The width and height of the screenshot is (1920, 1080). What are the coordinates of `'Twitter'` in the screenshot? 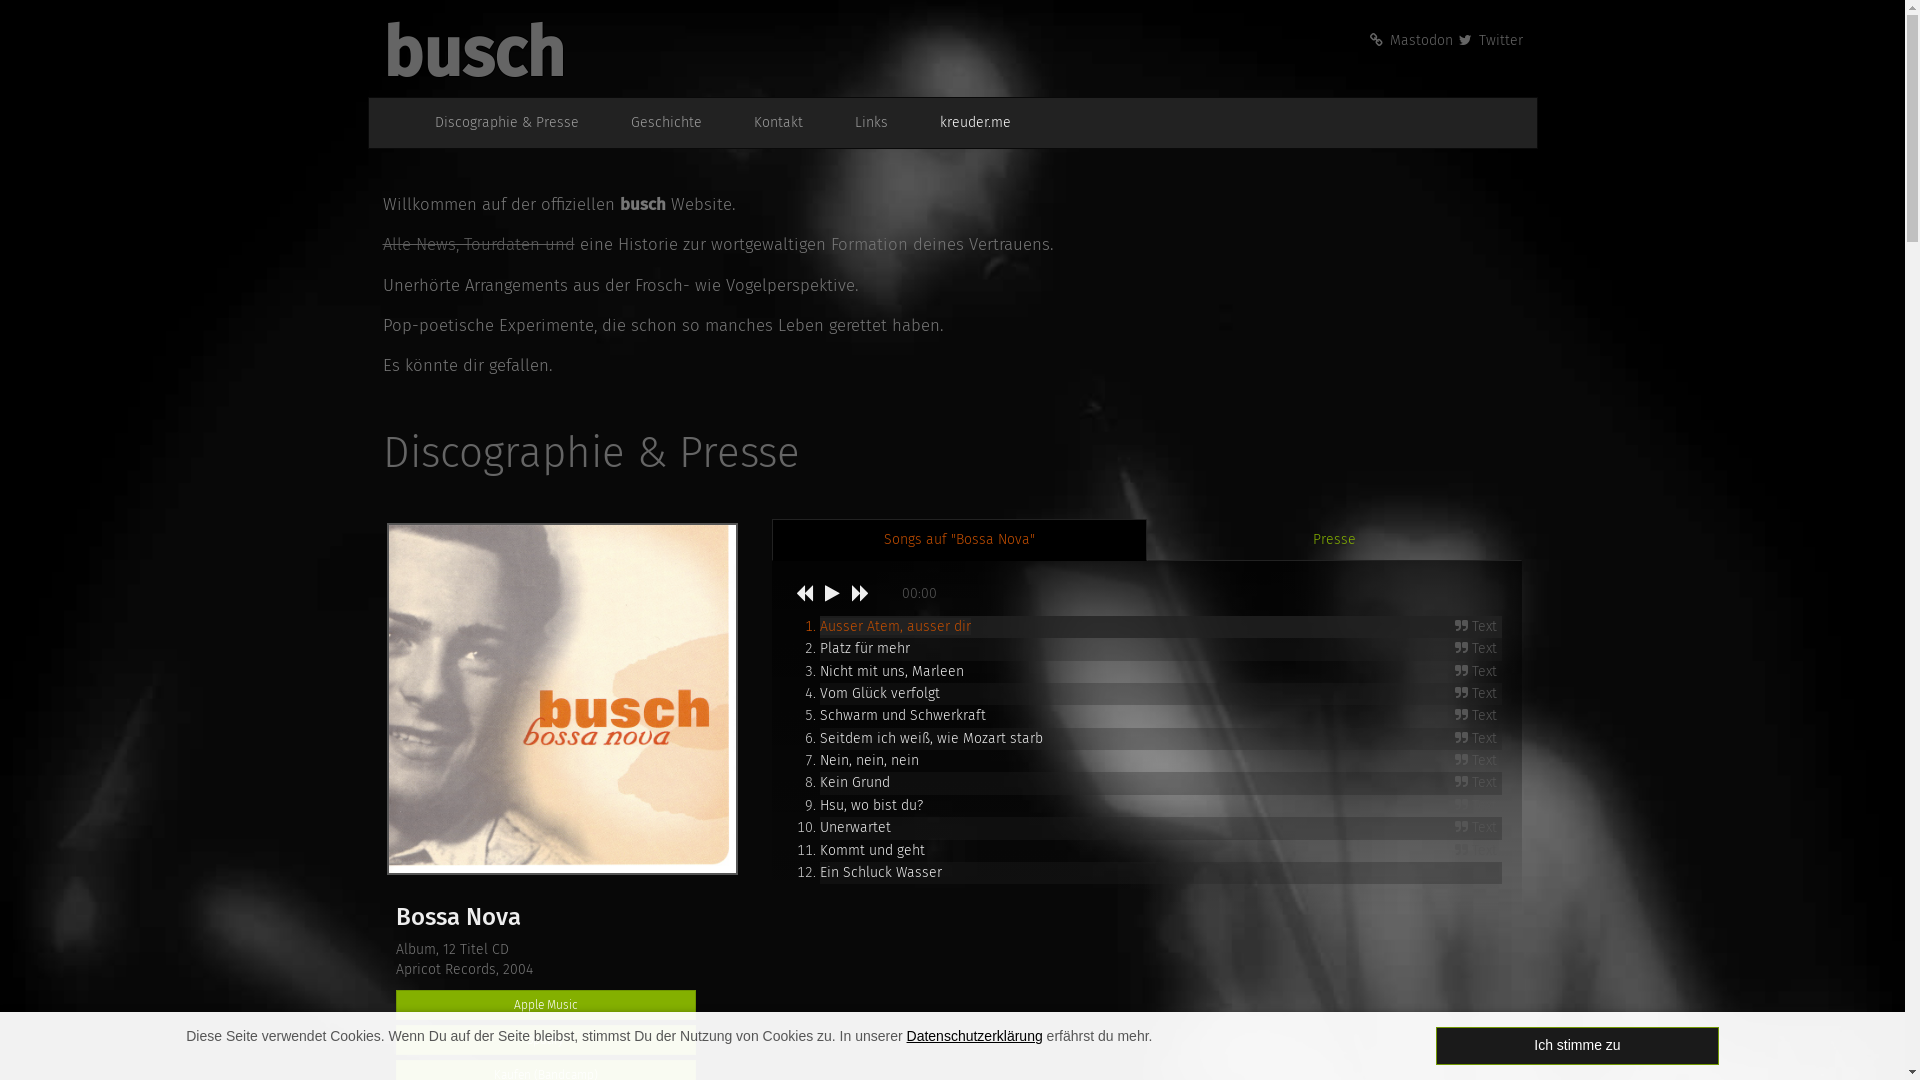 It's located at (1489, 40).